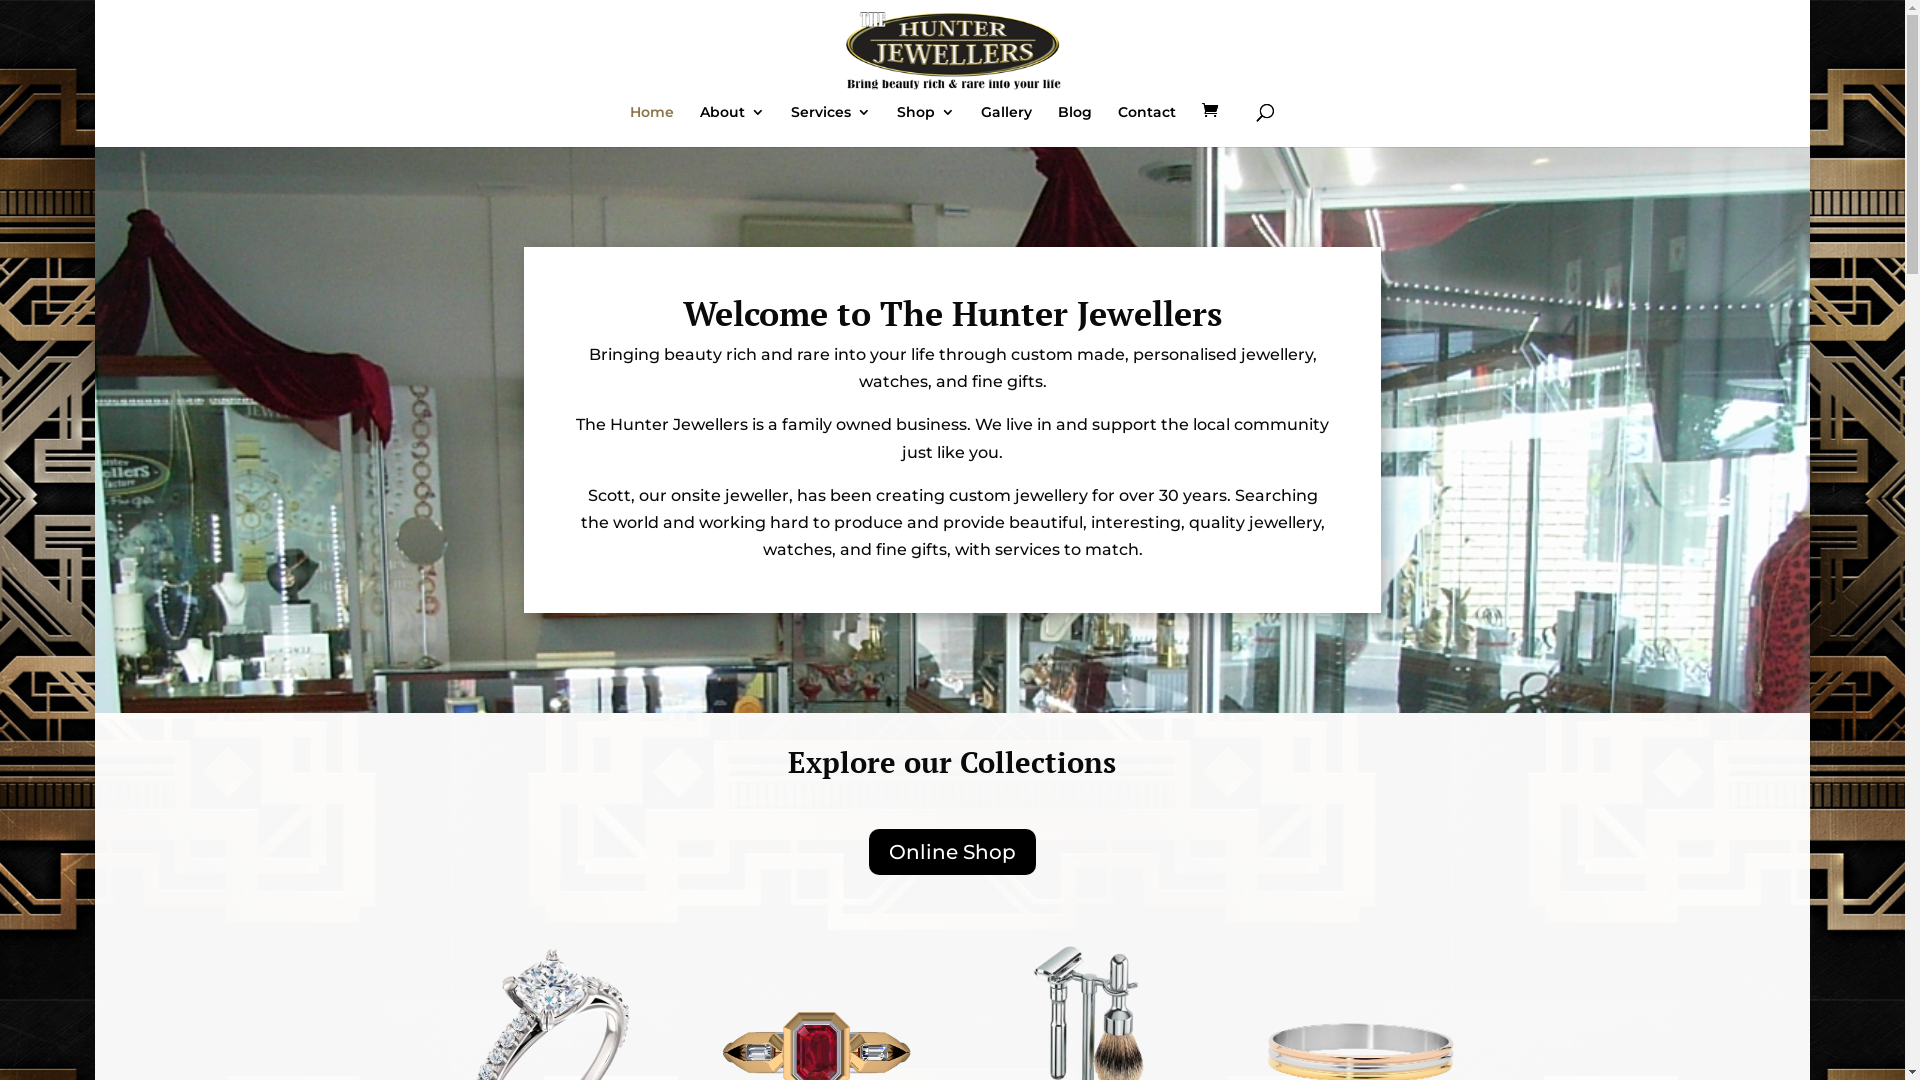 This screenshot has width=1920, height=1080. What do you see at coordinates (1147, 126) in the screenshot?
I see `'Contact'` at bounding box center [1147, 126].